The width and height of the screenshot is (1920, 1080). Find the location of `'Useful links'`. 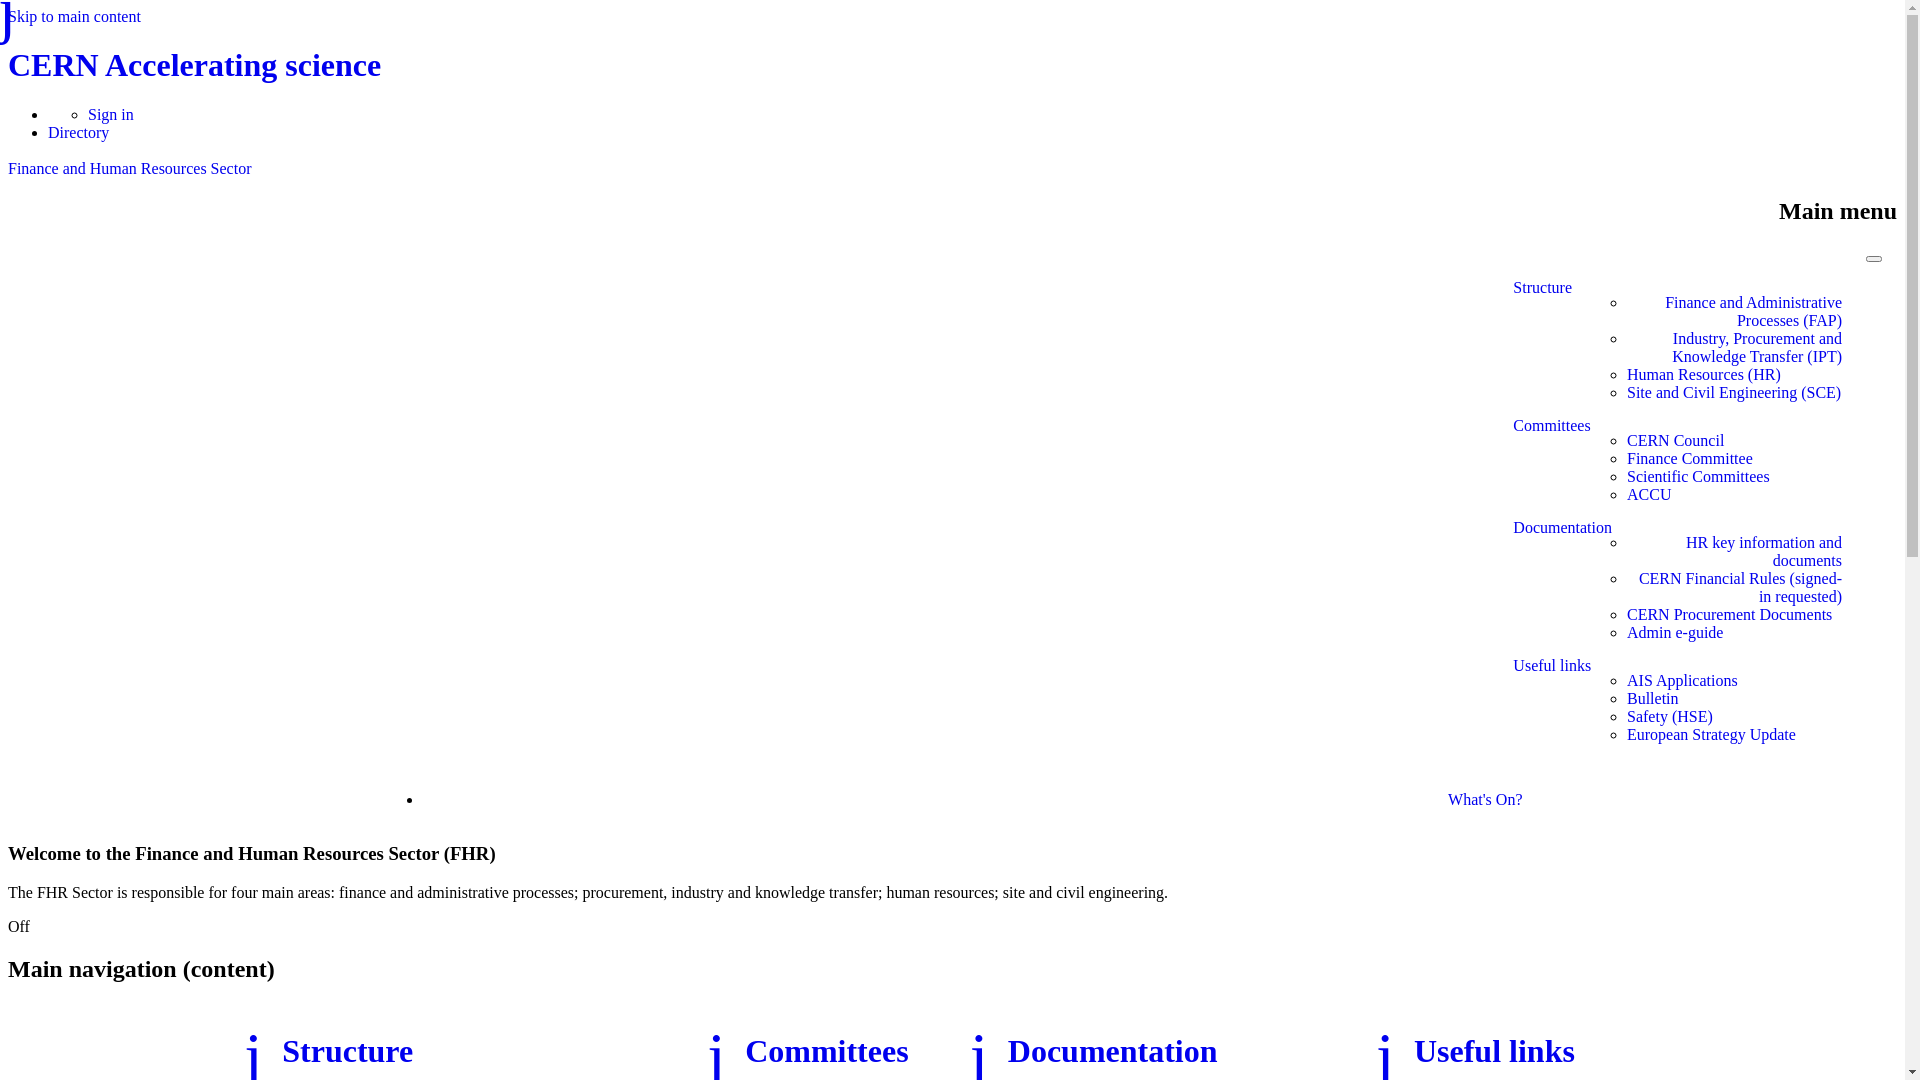

'Useful links' is located at coordinates (1413, 1049).